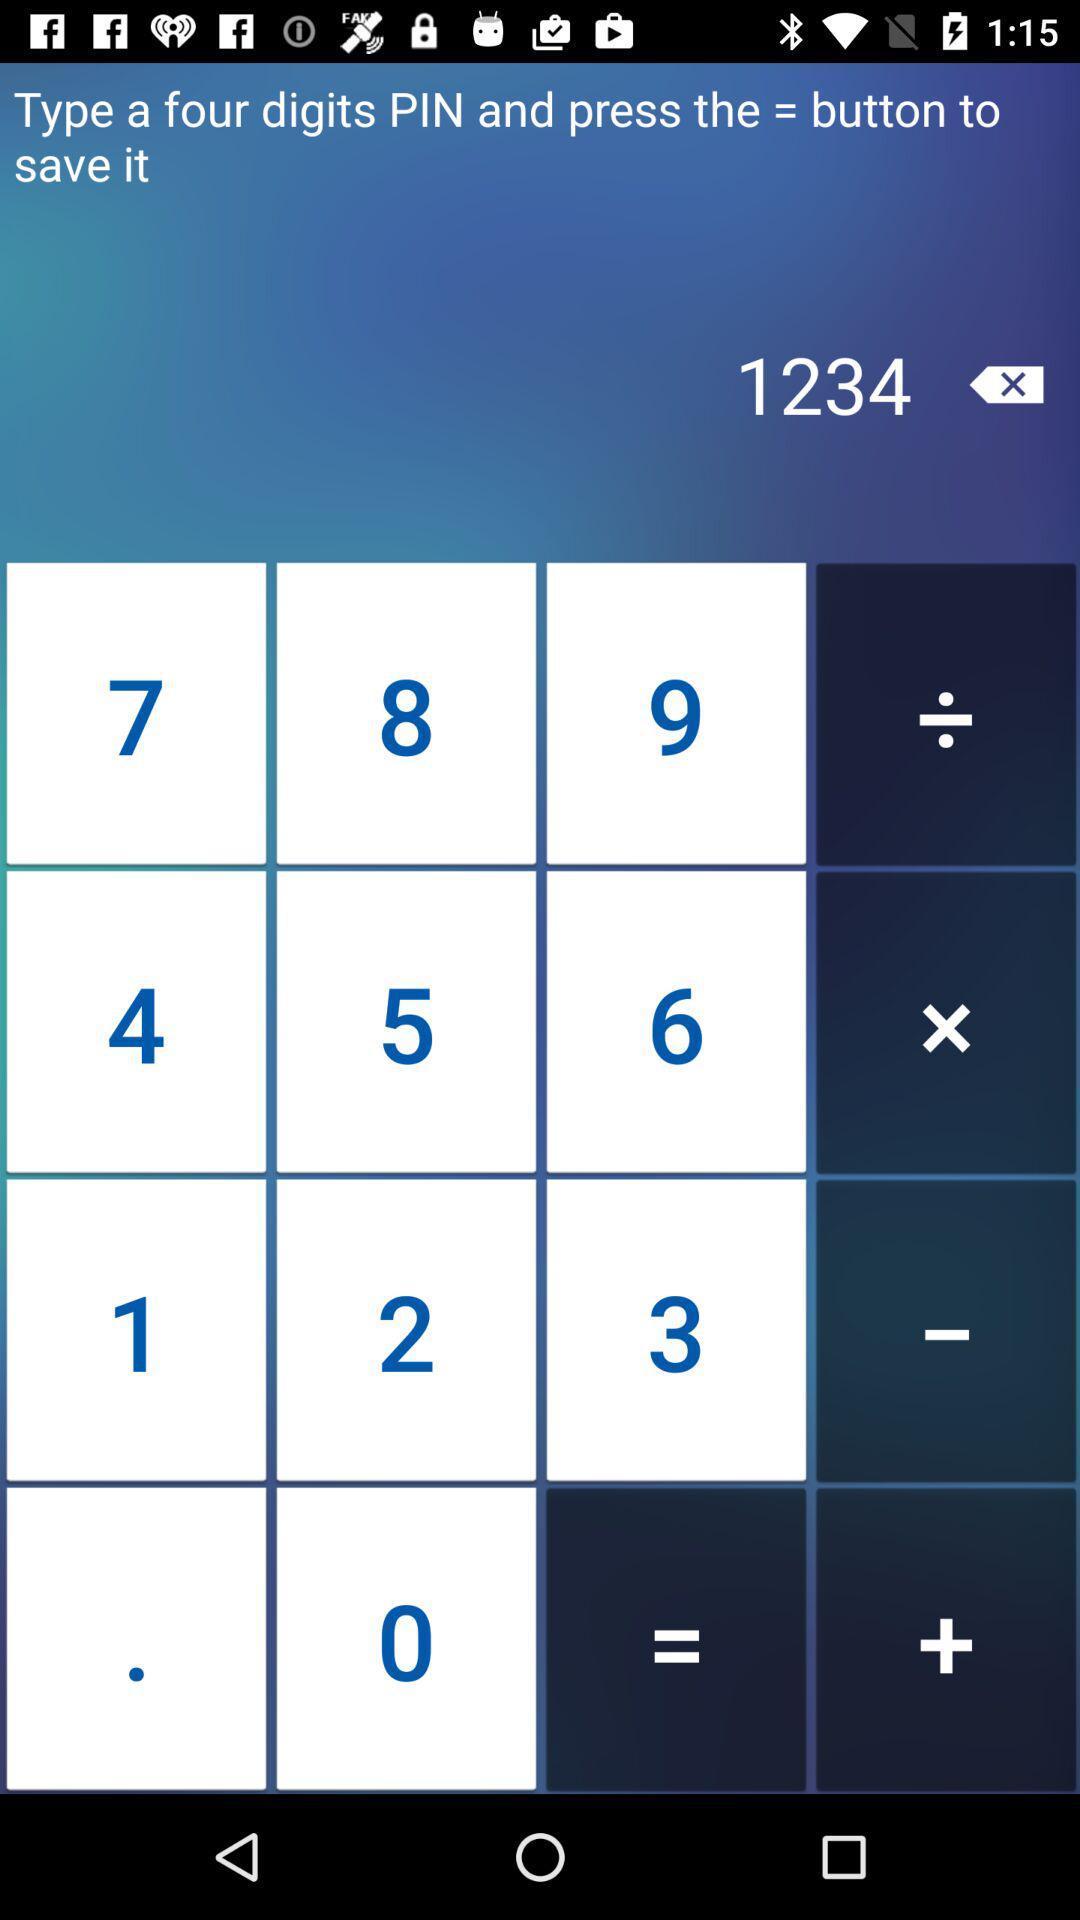 This screenshot has width=1080, height=1920. What do you see at coordinates (1006, 384) in the screenshot?
I see `backspace` at bounding box center [1006, 384].